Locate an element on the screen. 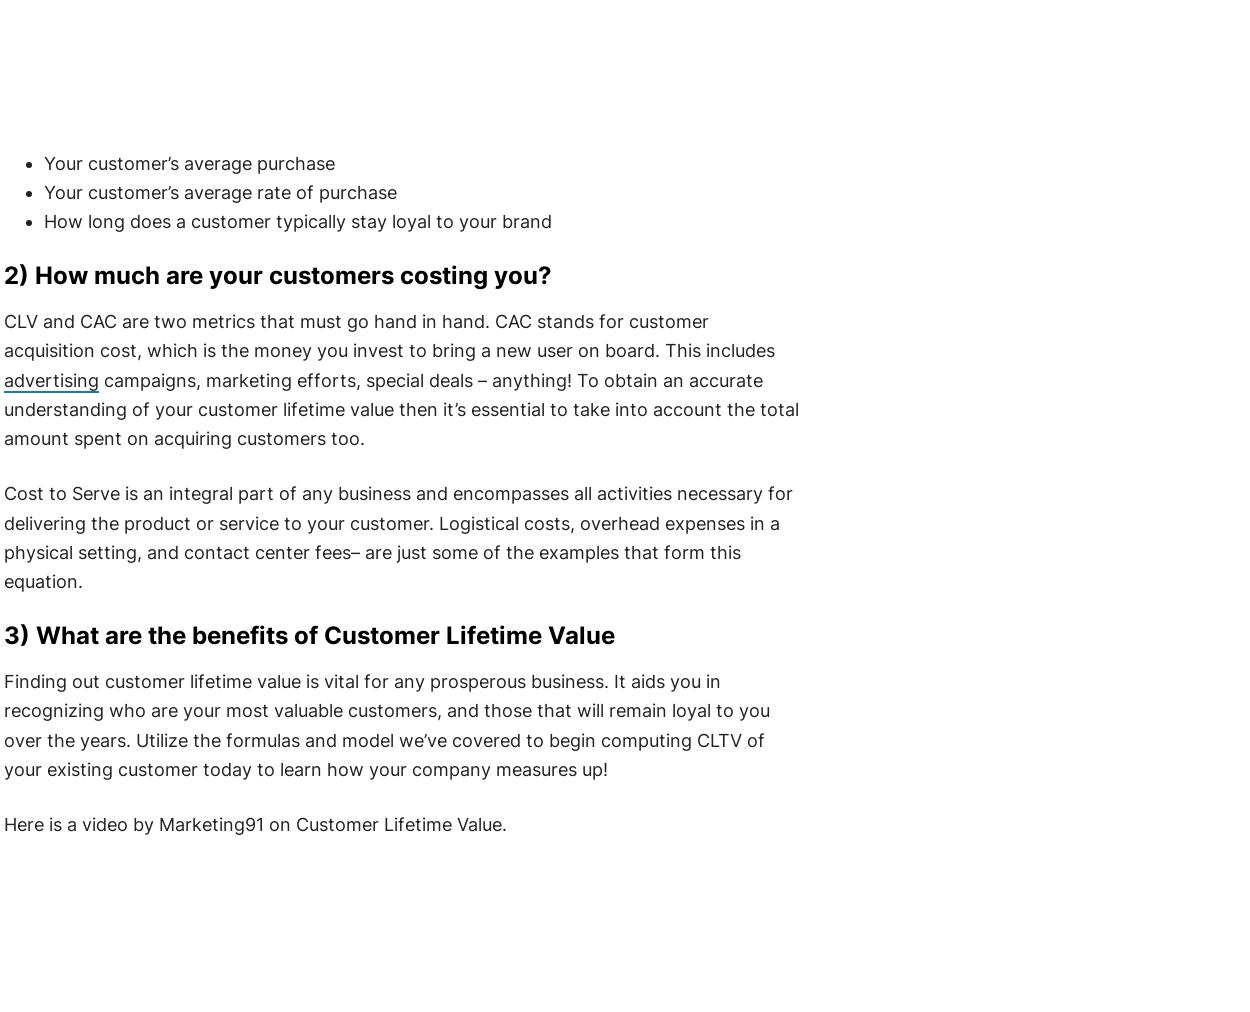 This screenshot has width=1250, height=1012. 'Finding out customer lifetime value is vital for any prosperous business. It aids you in recognizing who are your most valuable customers, and those that will remain loyal to you over the years. Utilize the formulas and model we’ve covered to begin computing CLTV of your existing customer today to learn how your company measures up!' is located at coordinates (386, 724).